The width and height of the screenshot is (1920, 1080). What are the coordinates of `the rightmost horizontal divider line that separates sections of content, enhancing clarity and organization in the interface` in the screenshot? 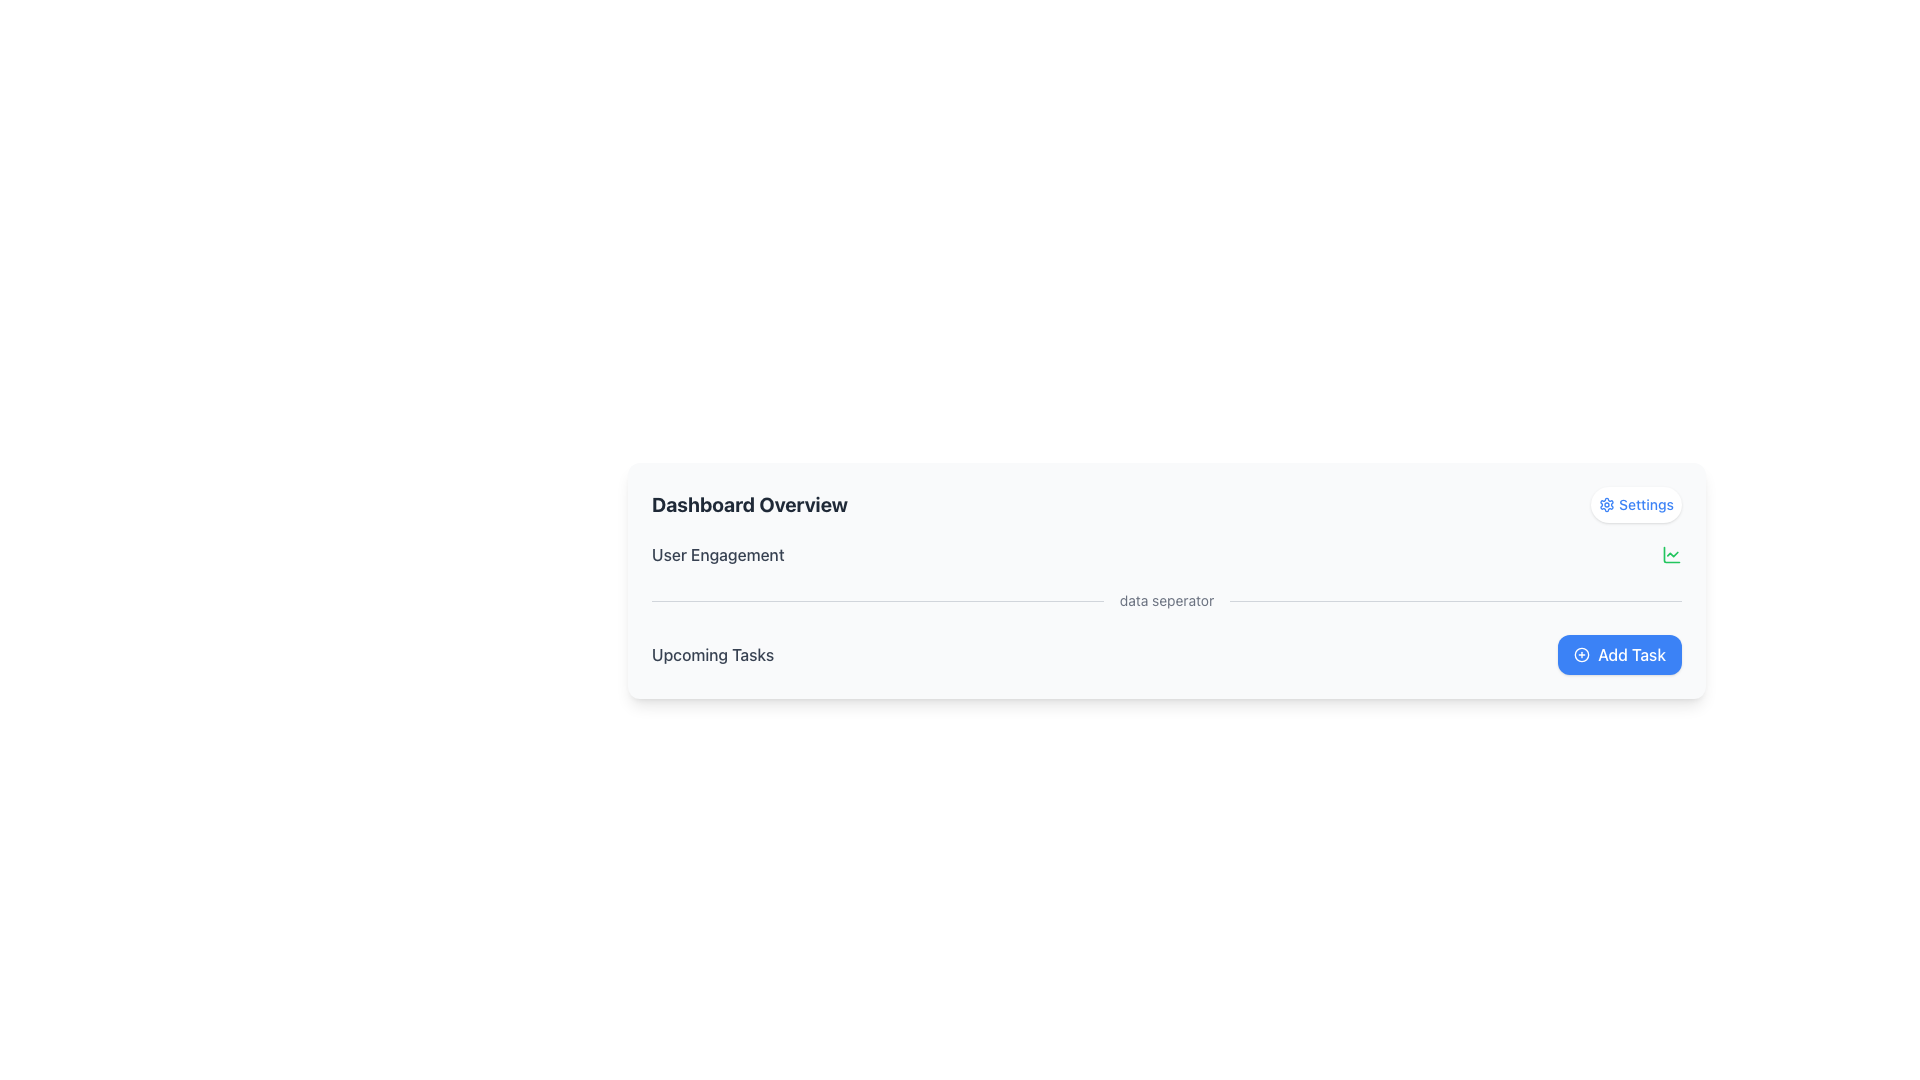 It's located at (1456, 600).